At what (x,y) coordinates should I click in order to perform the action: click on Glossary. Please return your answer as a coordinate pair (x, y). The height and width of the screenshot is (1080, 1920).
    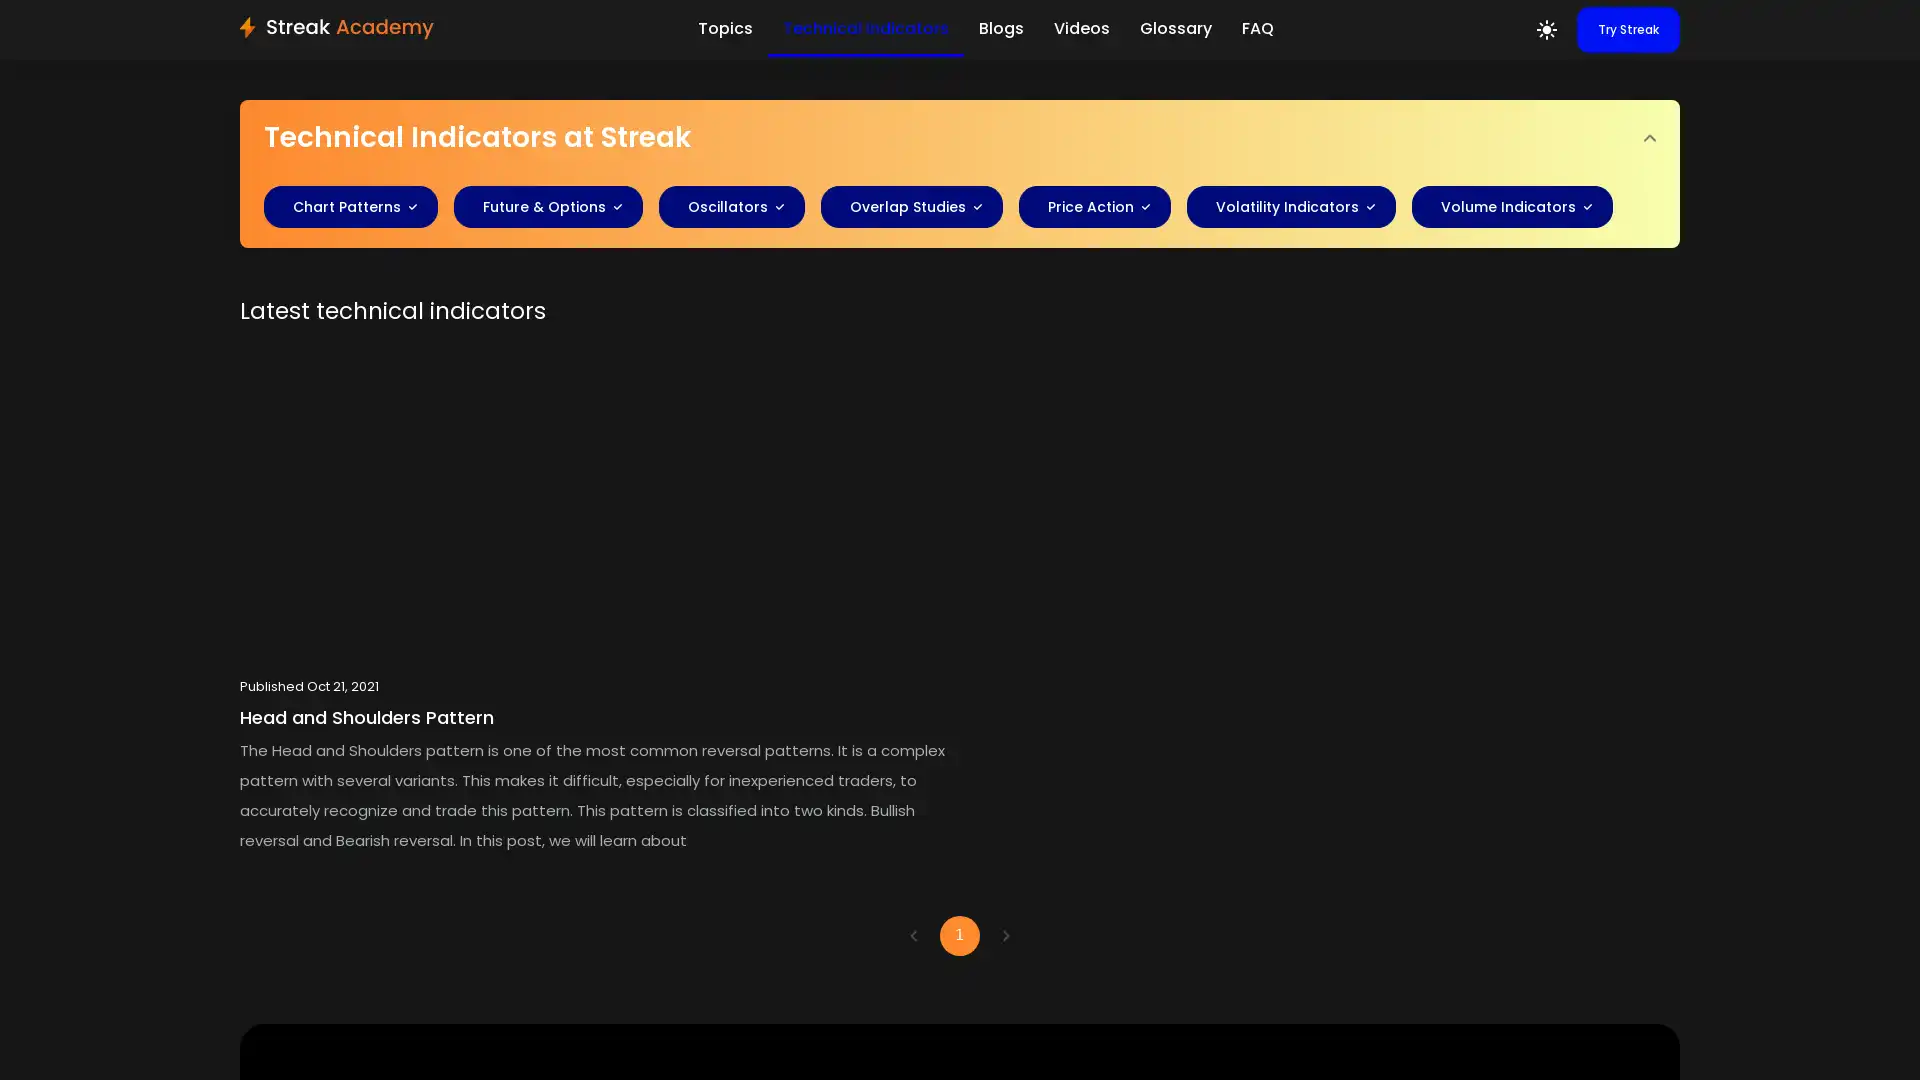
    Looking at the image, I should click on (1175, 27).